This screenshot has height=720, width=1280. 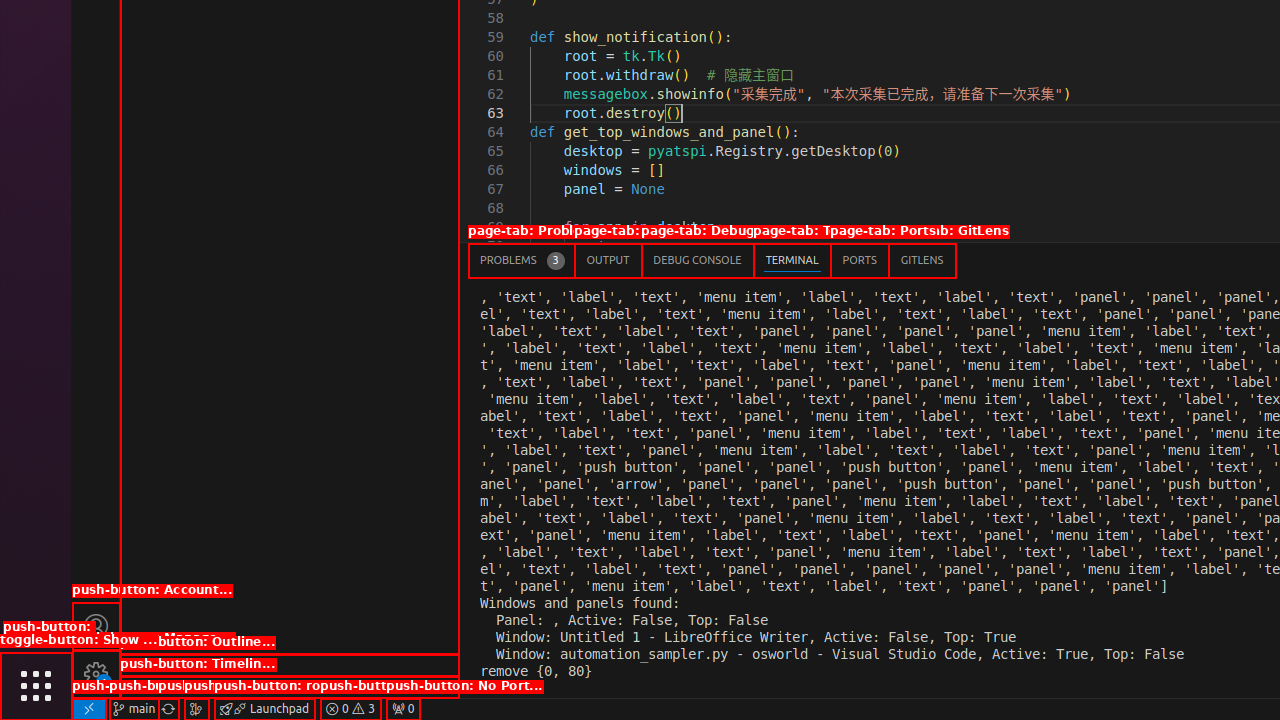 What do you see at coordinates (521, 259) in the screenshot?
I see `'Problems (Ctrl+Shift+M) - Total 3 Problems'` at bounding box center [521, 259].